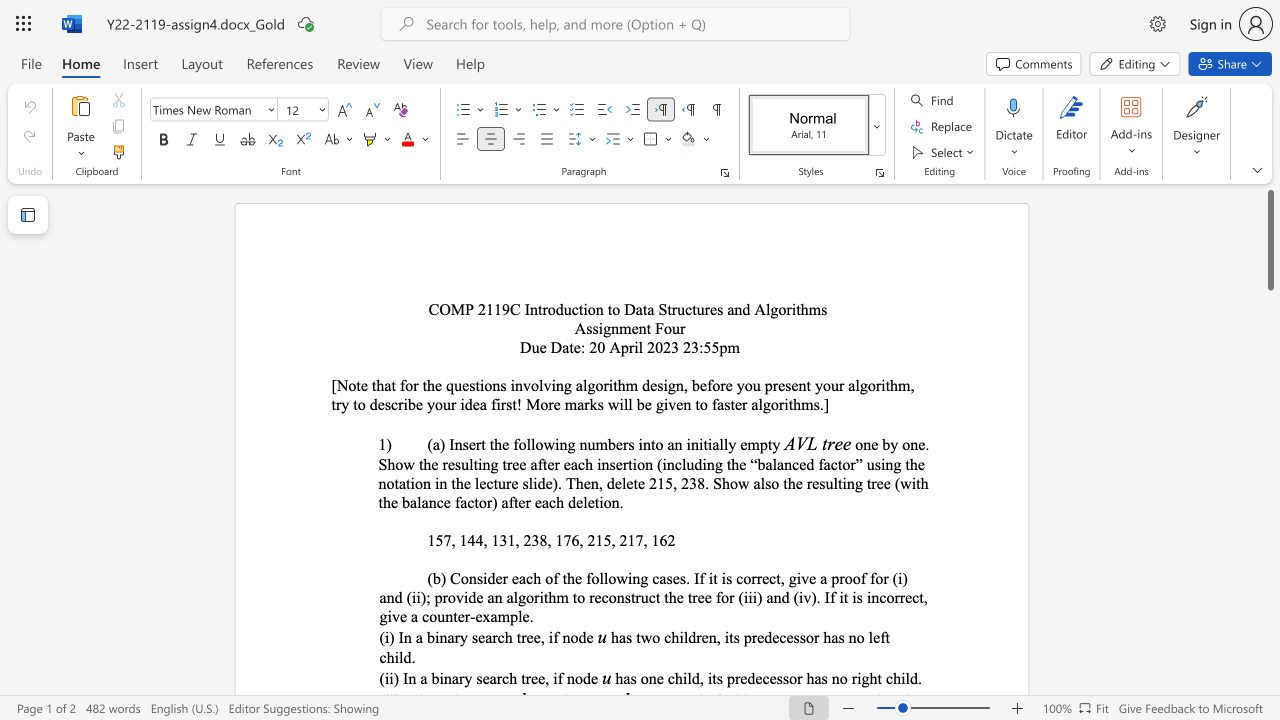 The width and height of the screenshot is (1280, 720). I want to click on the scrollbar to move the page down, so click(1269, 360).